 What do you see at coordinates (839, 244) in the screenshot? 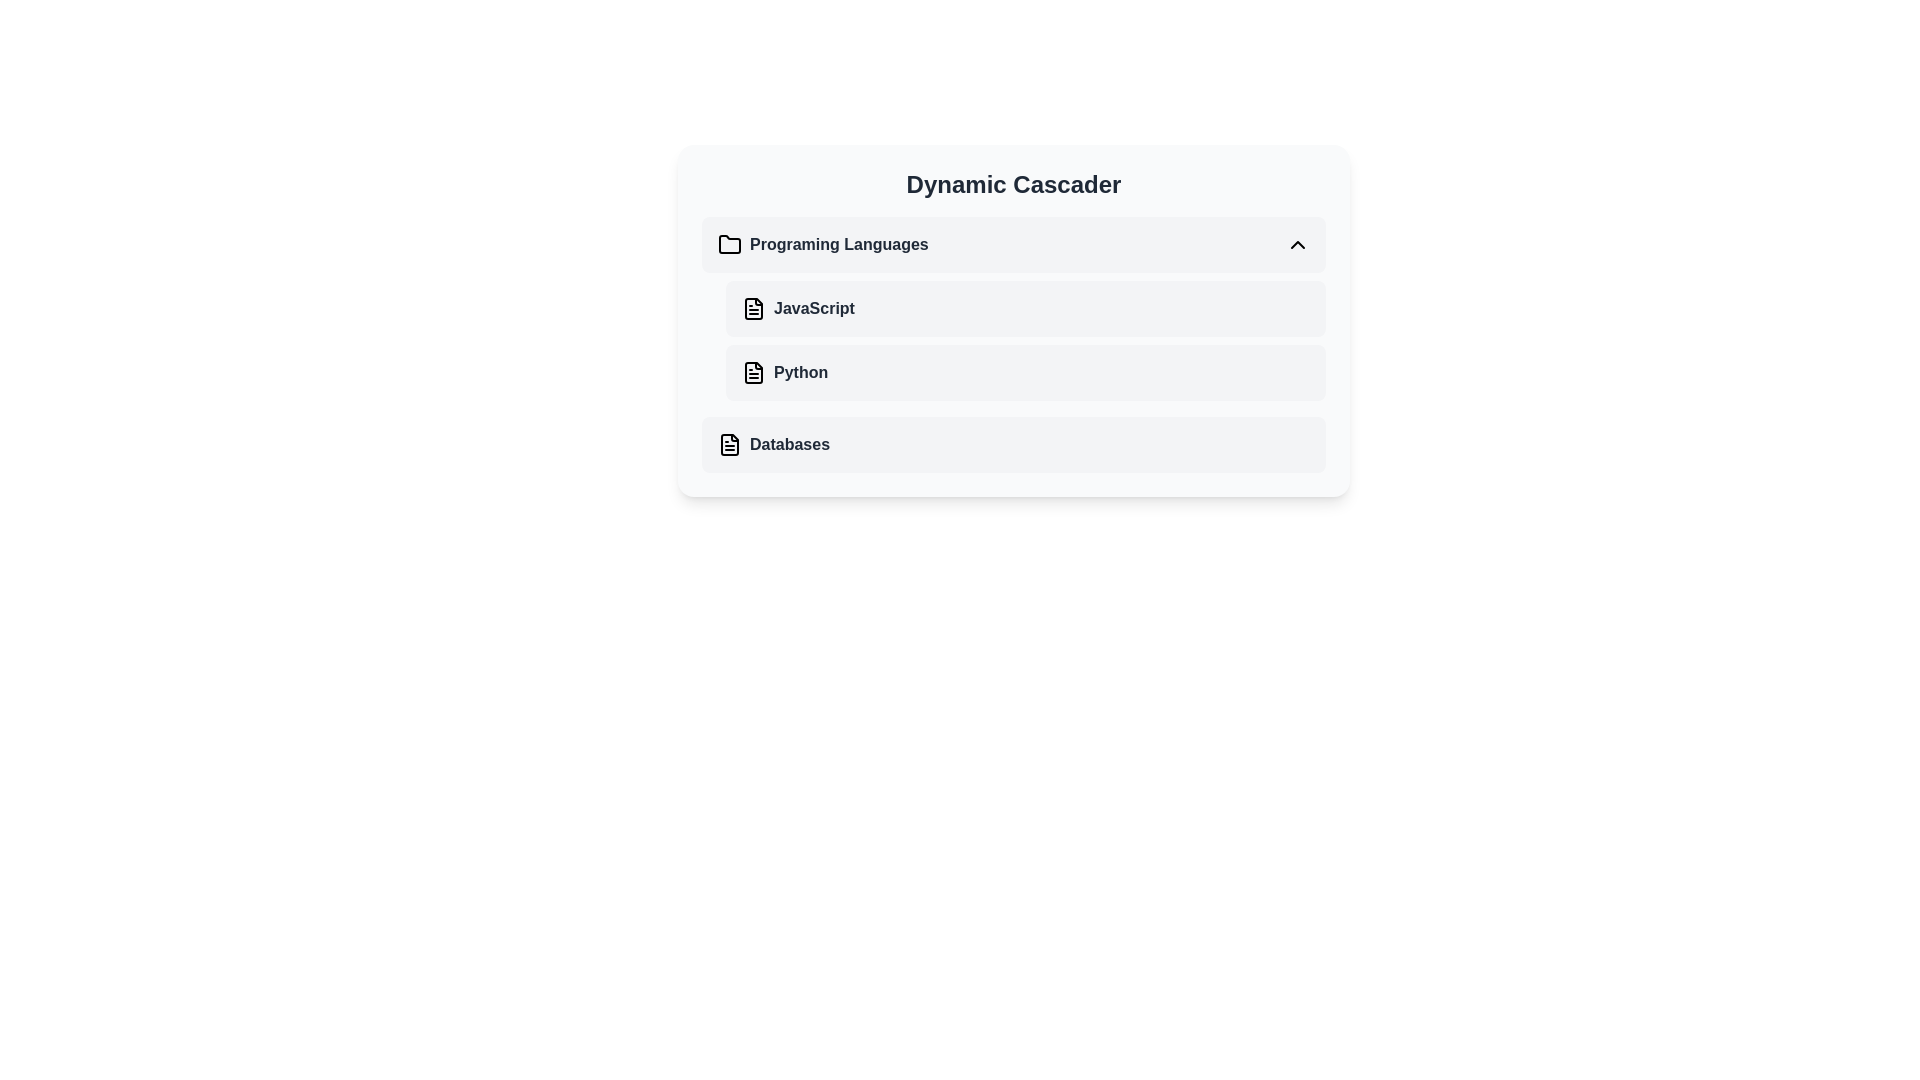
I see `the text label displaying 'Programming Languages', which is styled in bold dark gray font and positioned to the right of a folder icon within a vertical list under 'Dynamic Cascader'` at bounding box center [839, 244].